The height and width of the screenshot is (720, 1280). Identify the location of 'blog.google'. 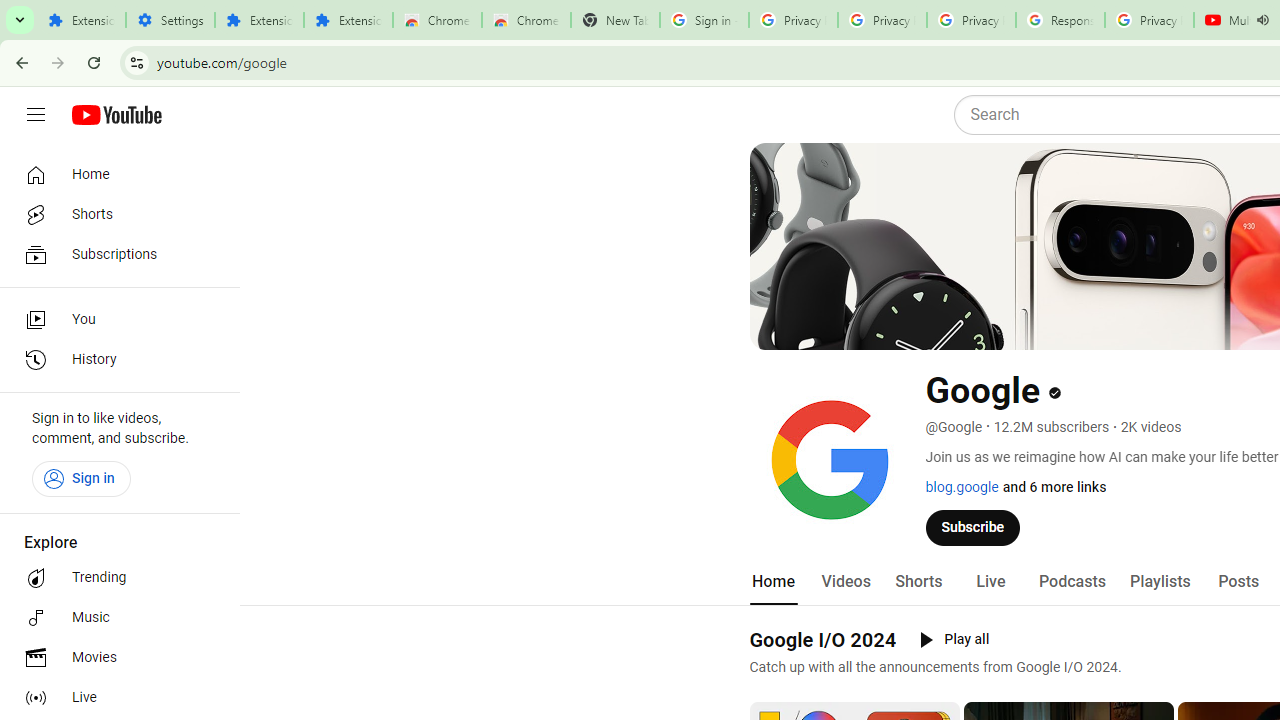
(961, 487).